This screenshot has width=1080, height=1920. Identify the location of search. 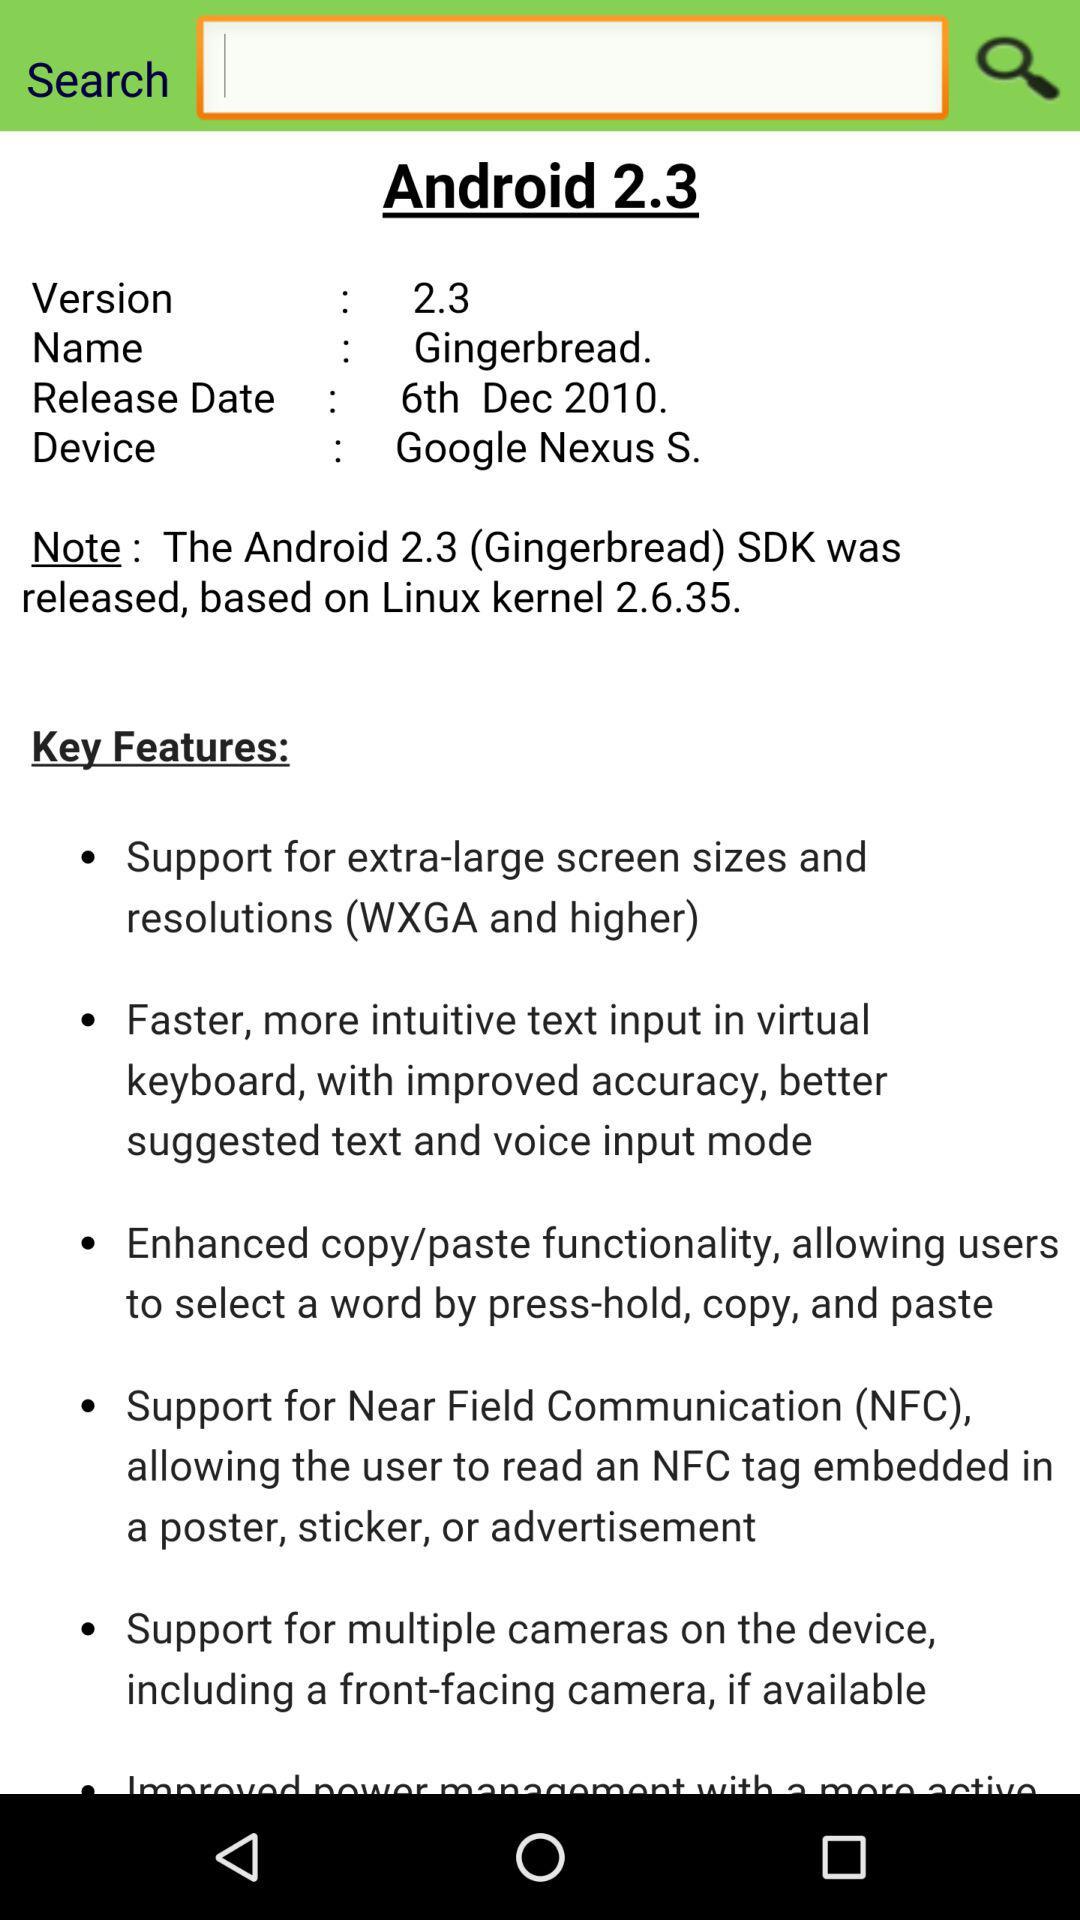
(1014, 66).